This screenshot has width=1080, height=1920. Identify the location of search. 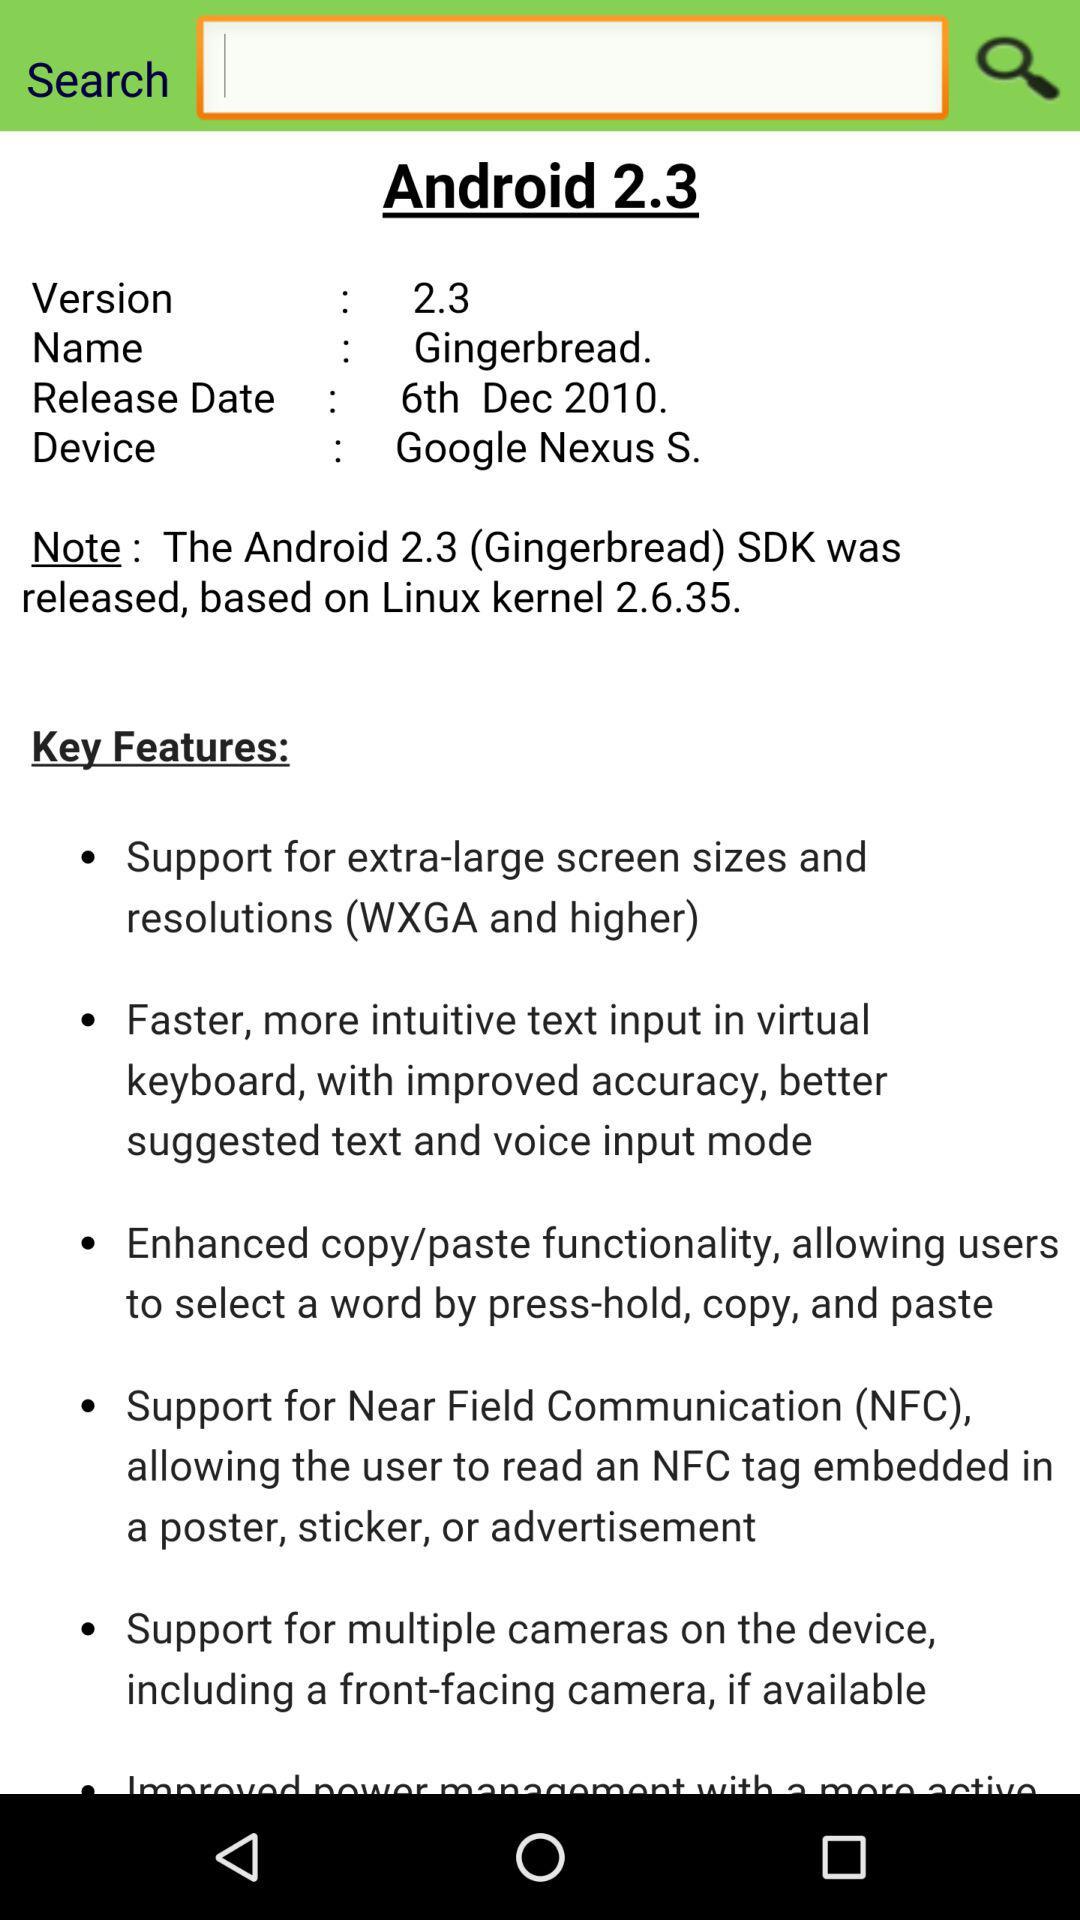
(1014, 66).